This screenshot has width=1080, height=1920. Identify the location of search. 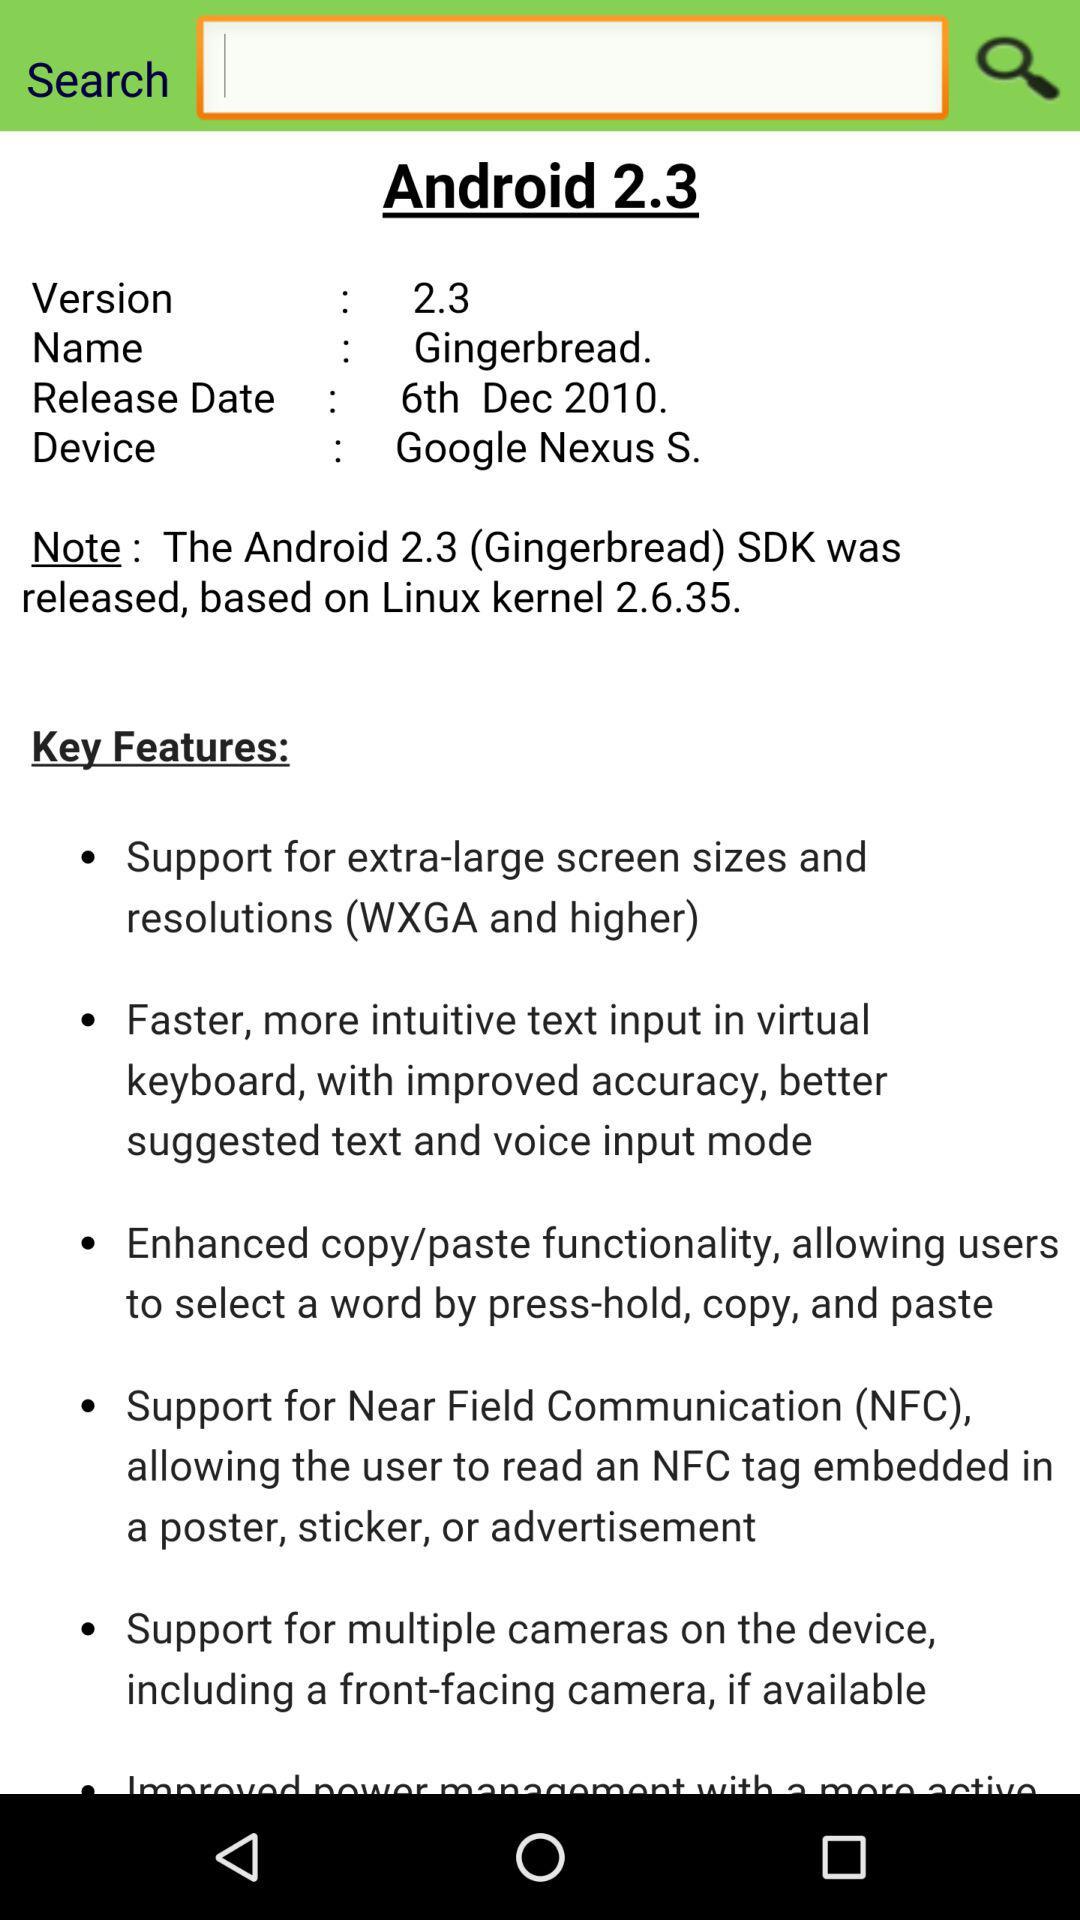
(1014, 66).